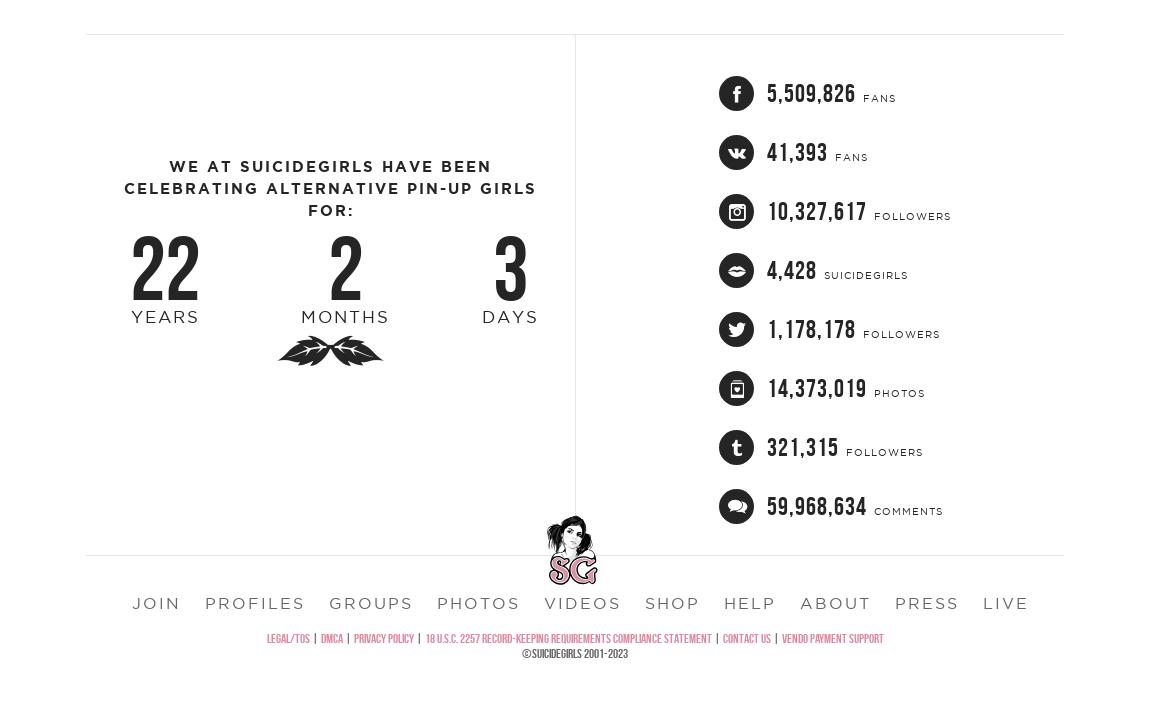 The height and width of the screenshot is (723, 1150). What do you see at coordinates (765, 437) in the screenshot?
I see `'14,373,019'` at bounding box center [765, 437].